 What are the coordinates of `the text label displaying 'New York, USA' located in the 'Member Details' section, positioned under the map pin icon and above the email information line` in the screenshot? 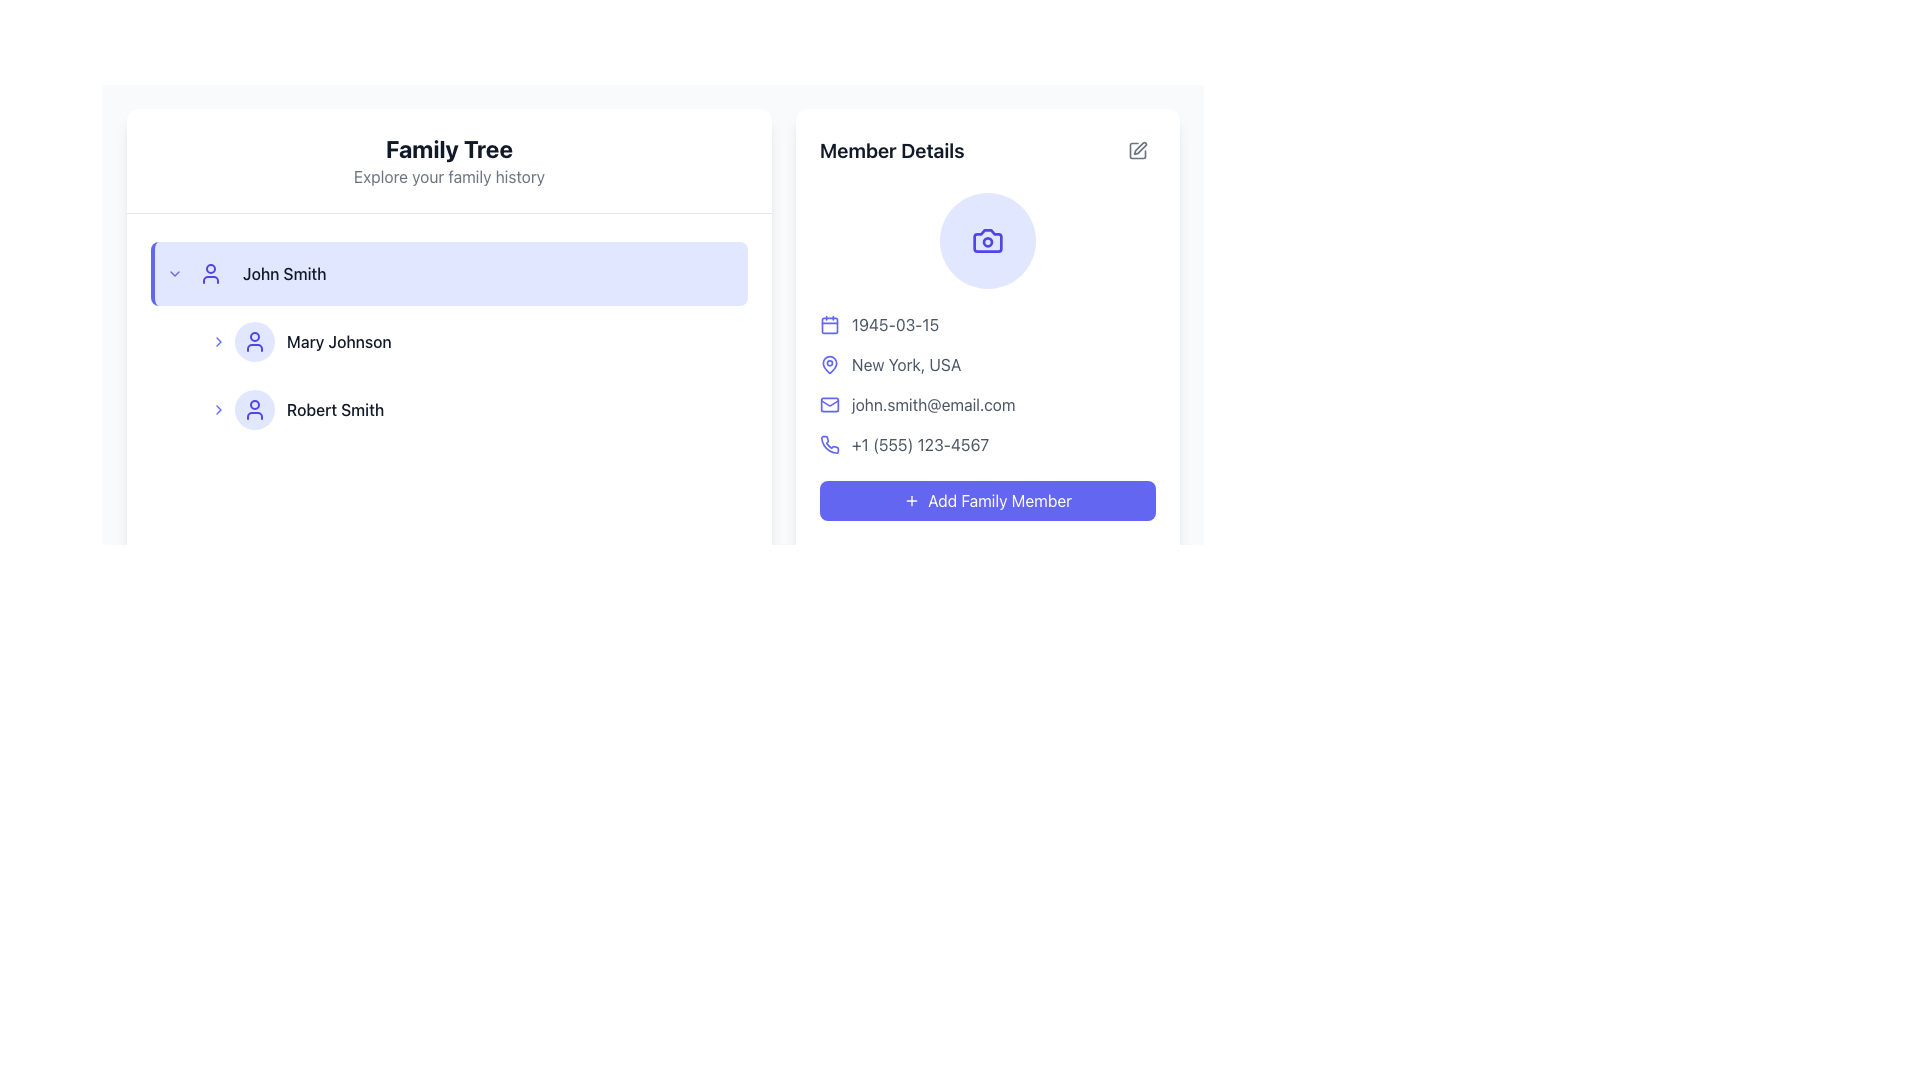 It's located at (905, 365).